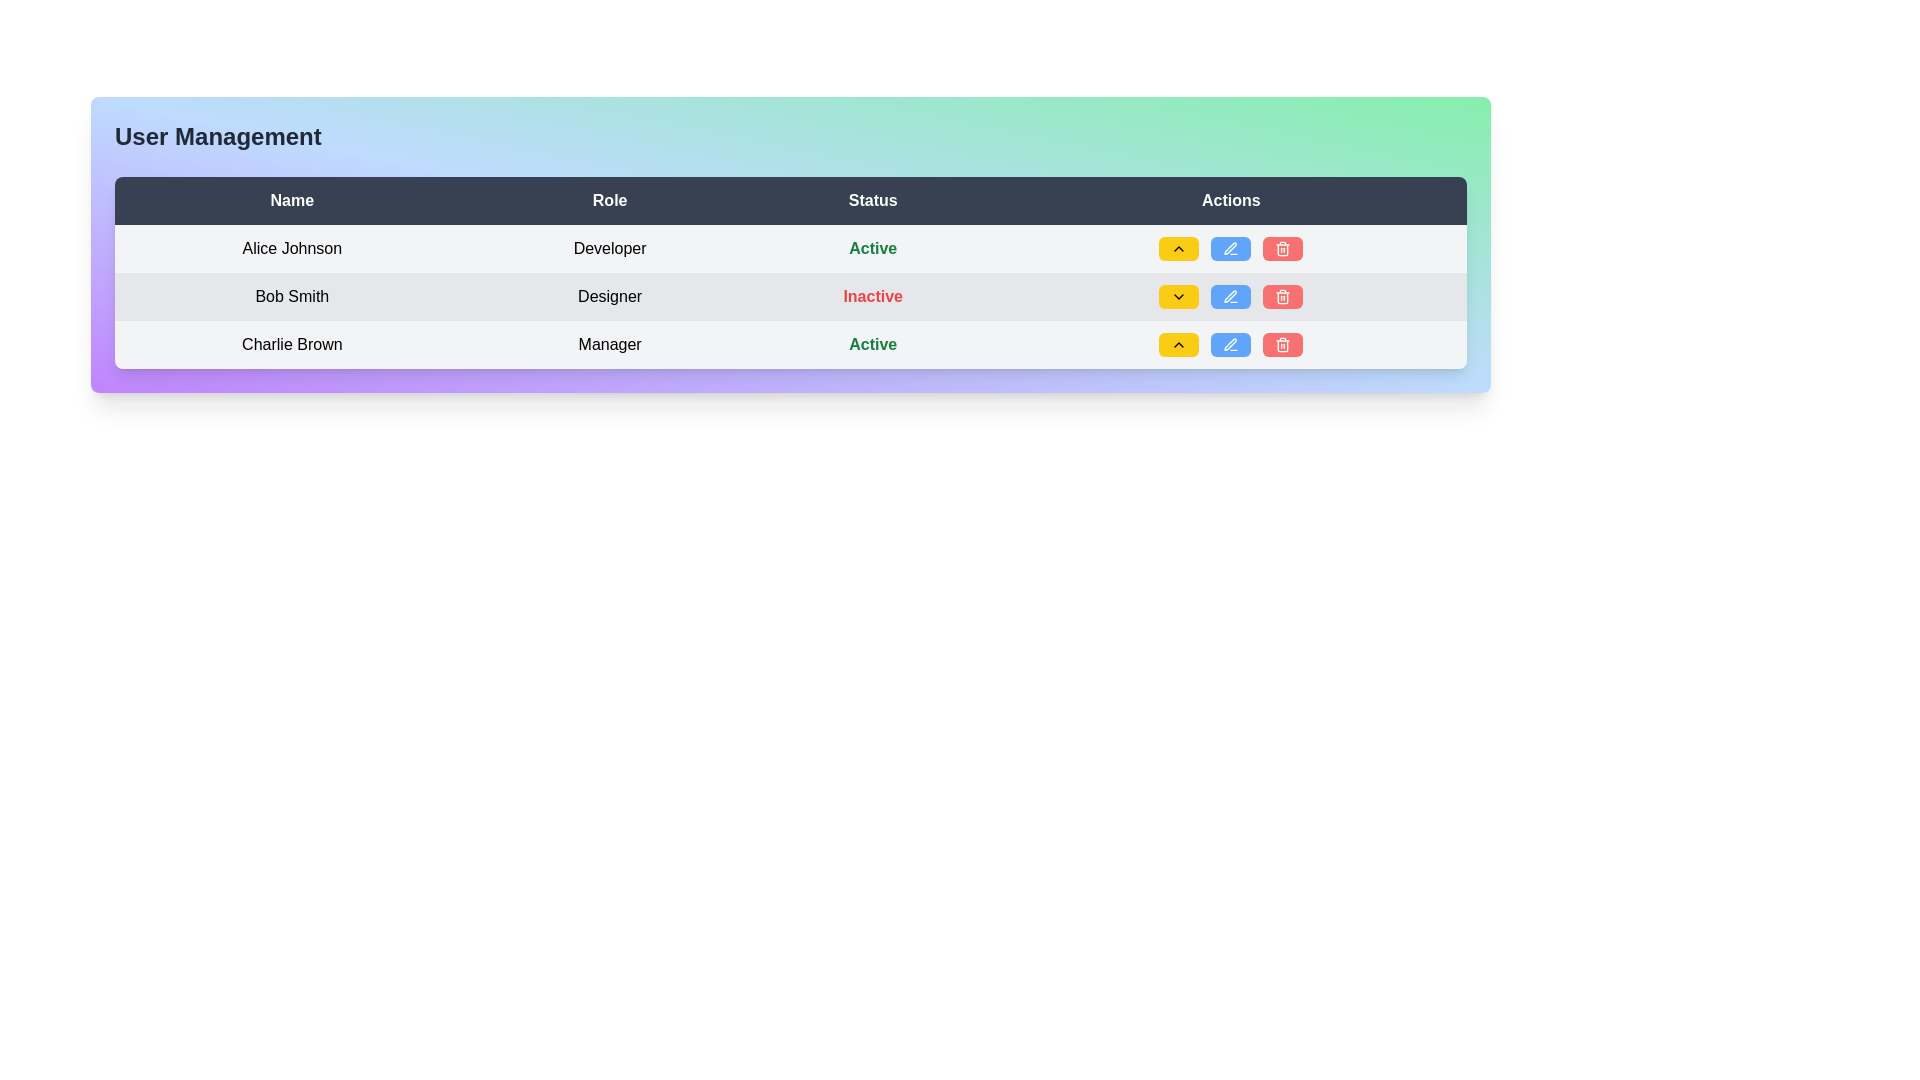 Image resolution: width=1920 pixels, height=1080 pixels. What do you see at coordinates (1230, 248) in the screenshot?
I see `the blue button with a pen icon in the 'Actions' column of the user management table associated with 'Bob Smith'` at bounding box center [1230, 248].